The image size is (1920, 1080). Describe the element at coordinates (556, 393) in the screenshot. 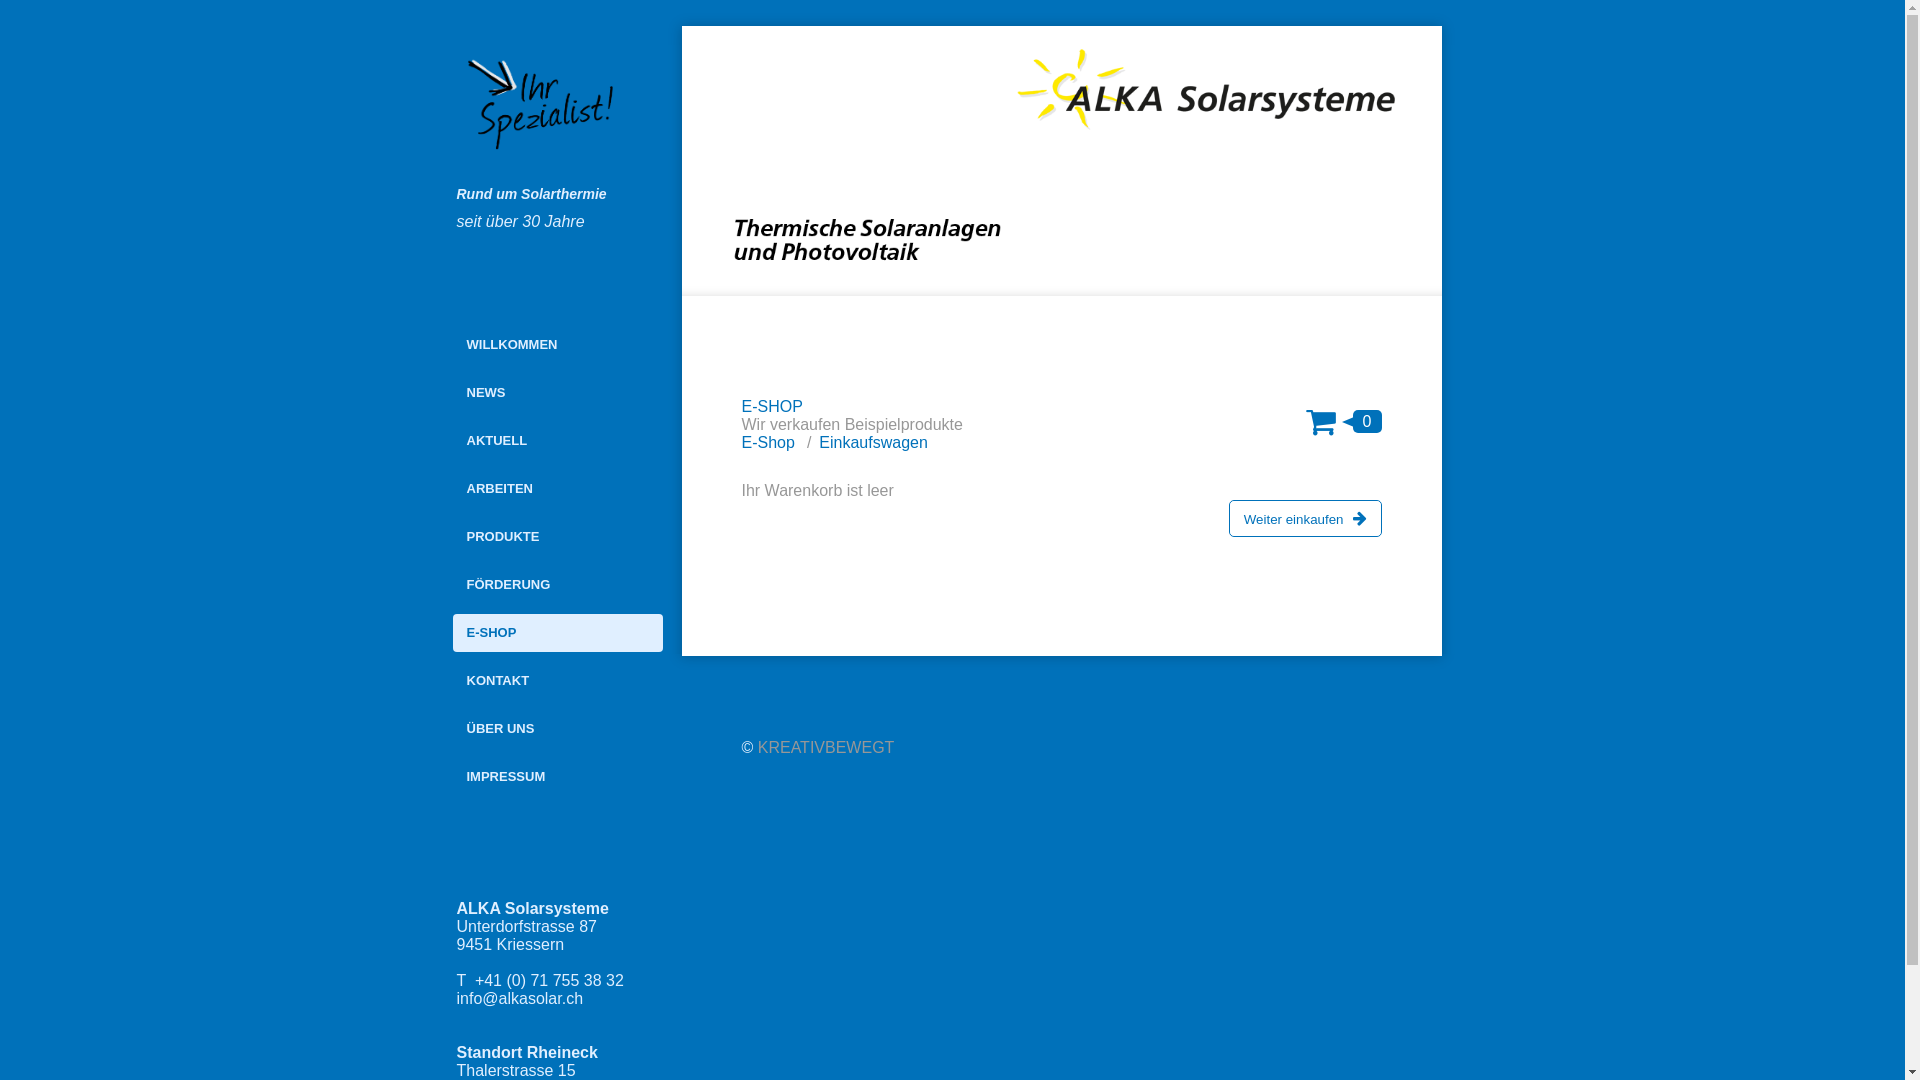

I see `'NEWS'` at that location.